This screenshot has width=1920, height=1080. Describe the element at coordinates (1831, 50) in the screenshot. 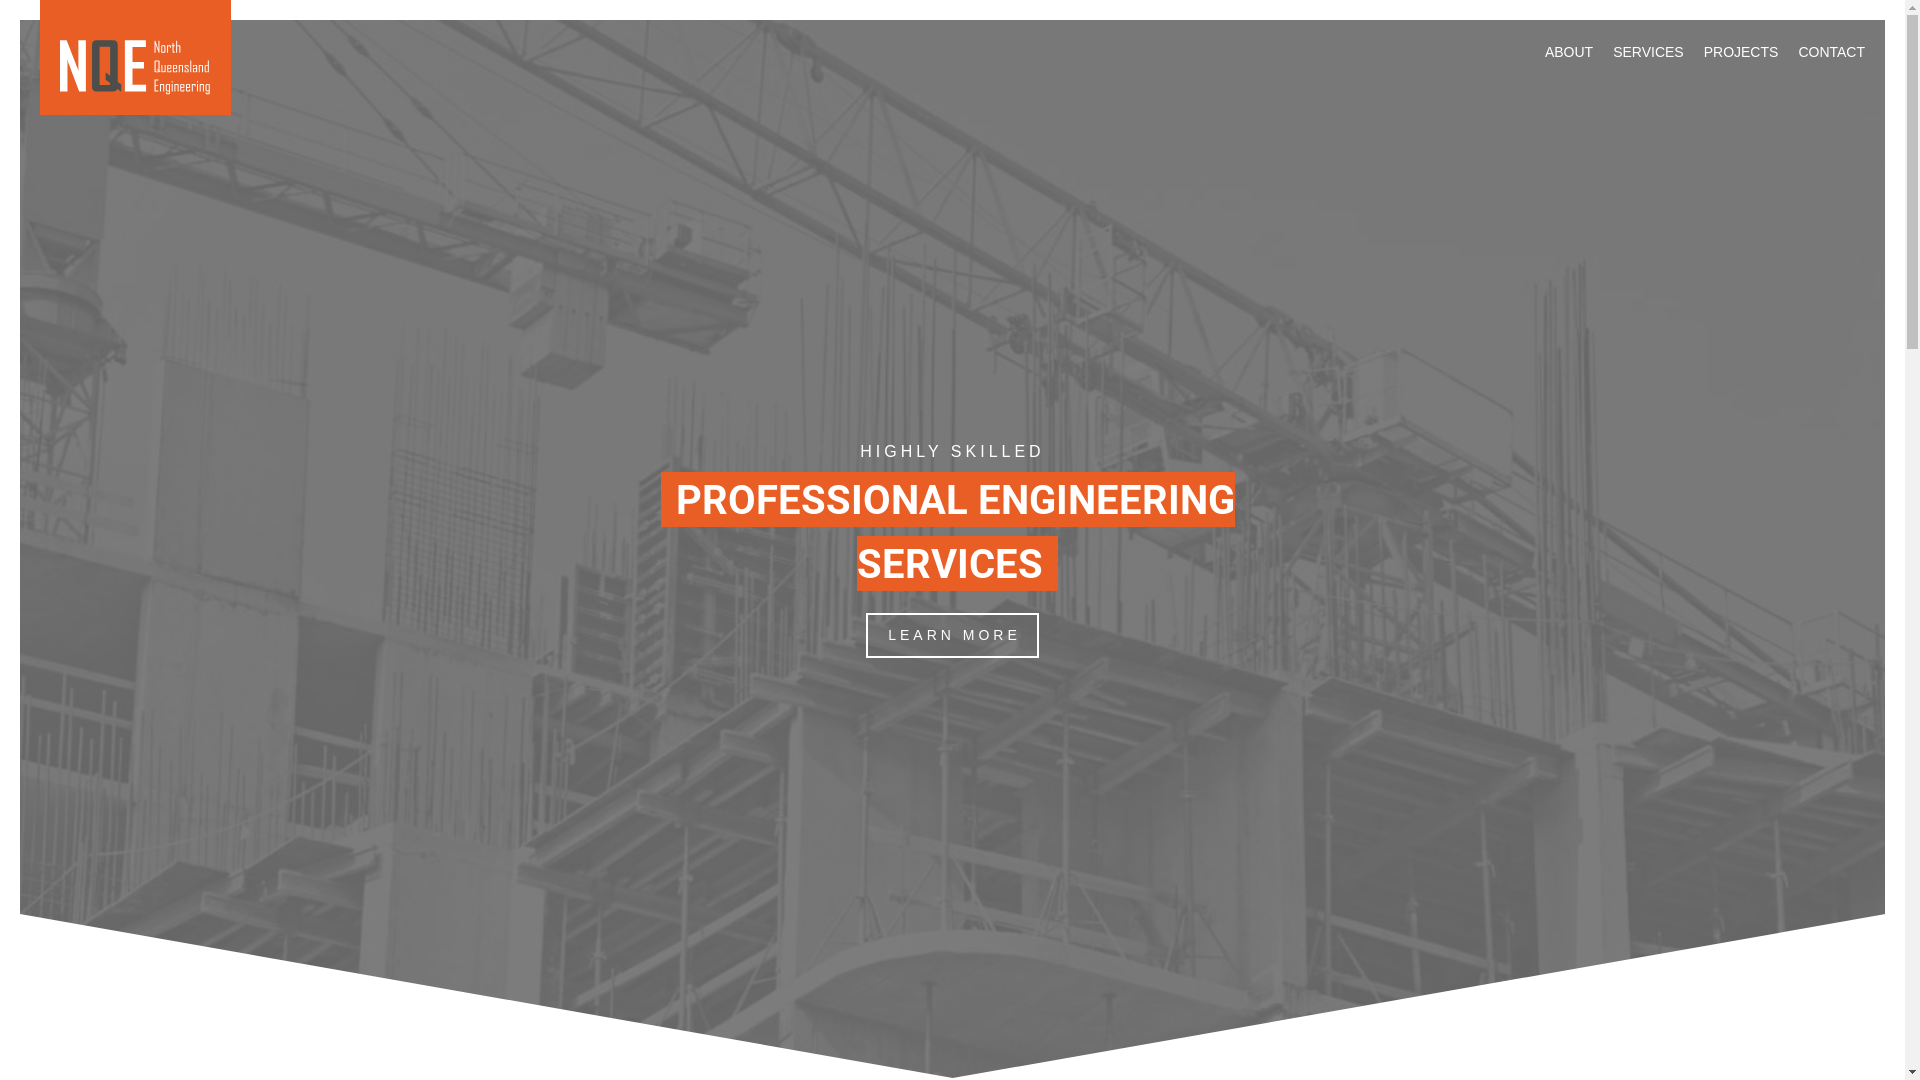

I see `'CONTACT'` at that location.